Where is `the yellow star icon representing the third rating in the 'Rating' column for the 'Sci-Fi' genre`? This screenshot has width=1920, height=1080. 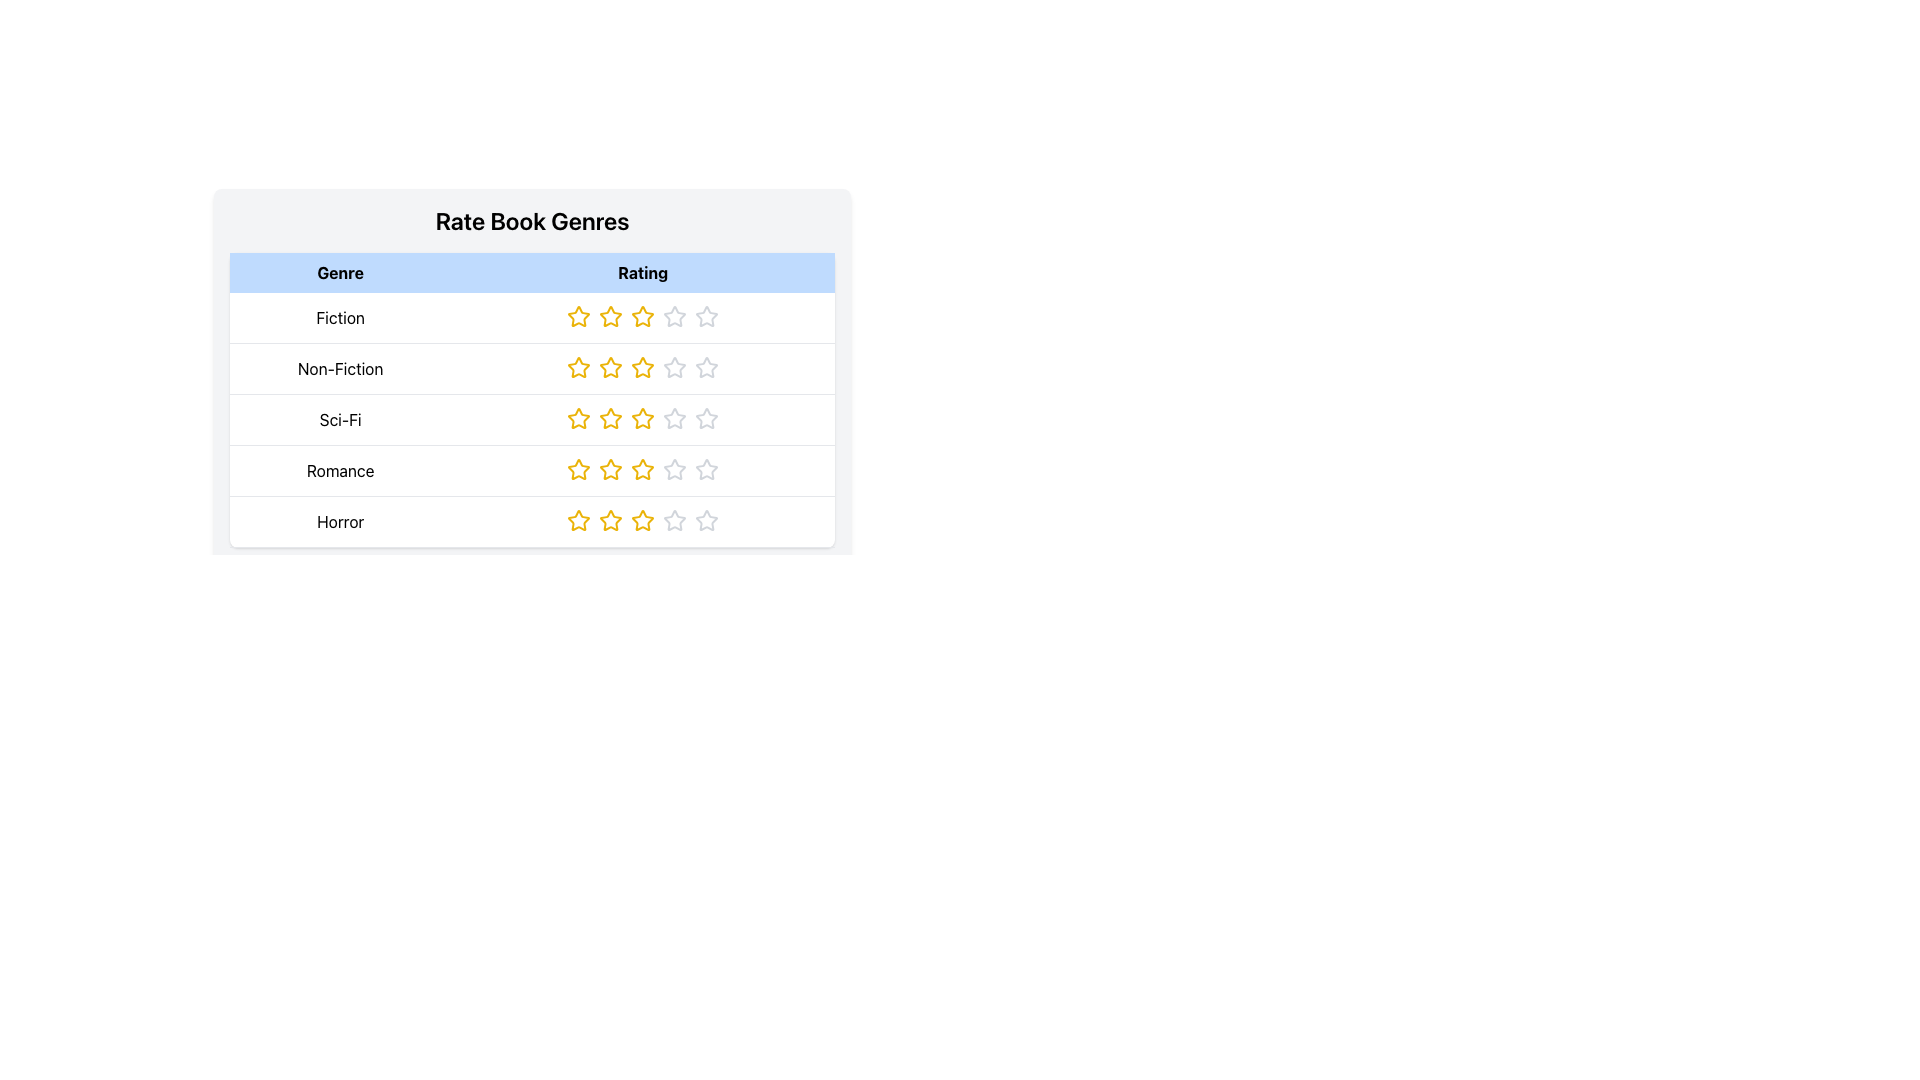 the yellow star icon representing the third rating in the 'Rating' column for the 'Sci-Fi' genre is located at coordinates (610, 418).